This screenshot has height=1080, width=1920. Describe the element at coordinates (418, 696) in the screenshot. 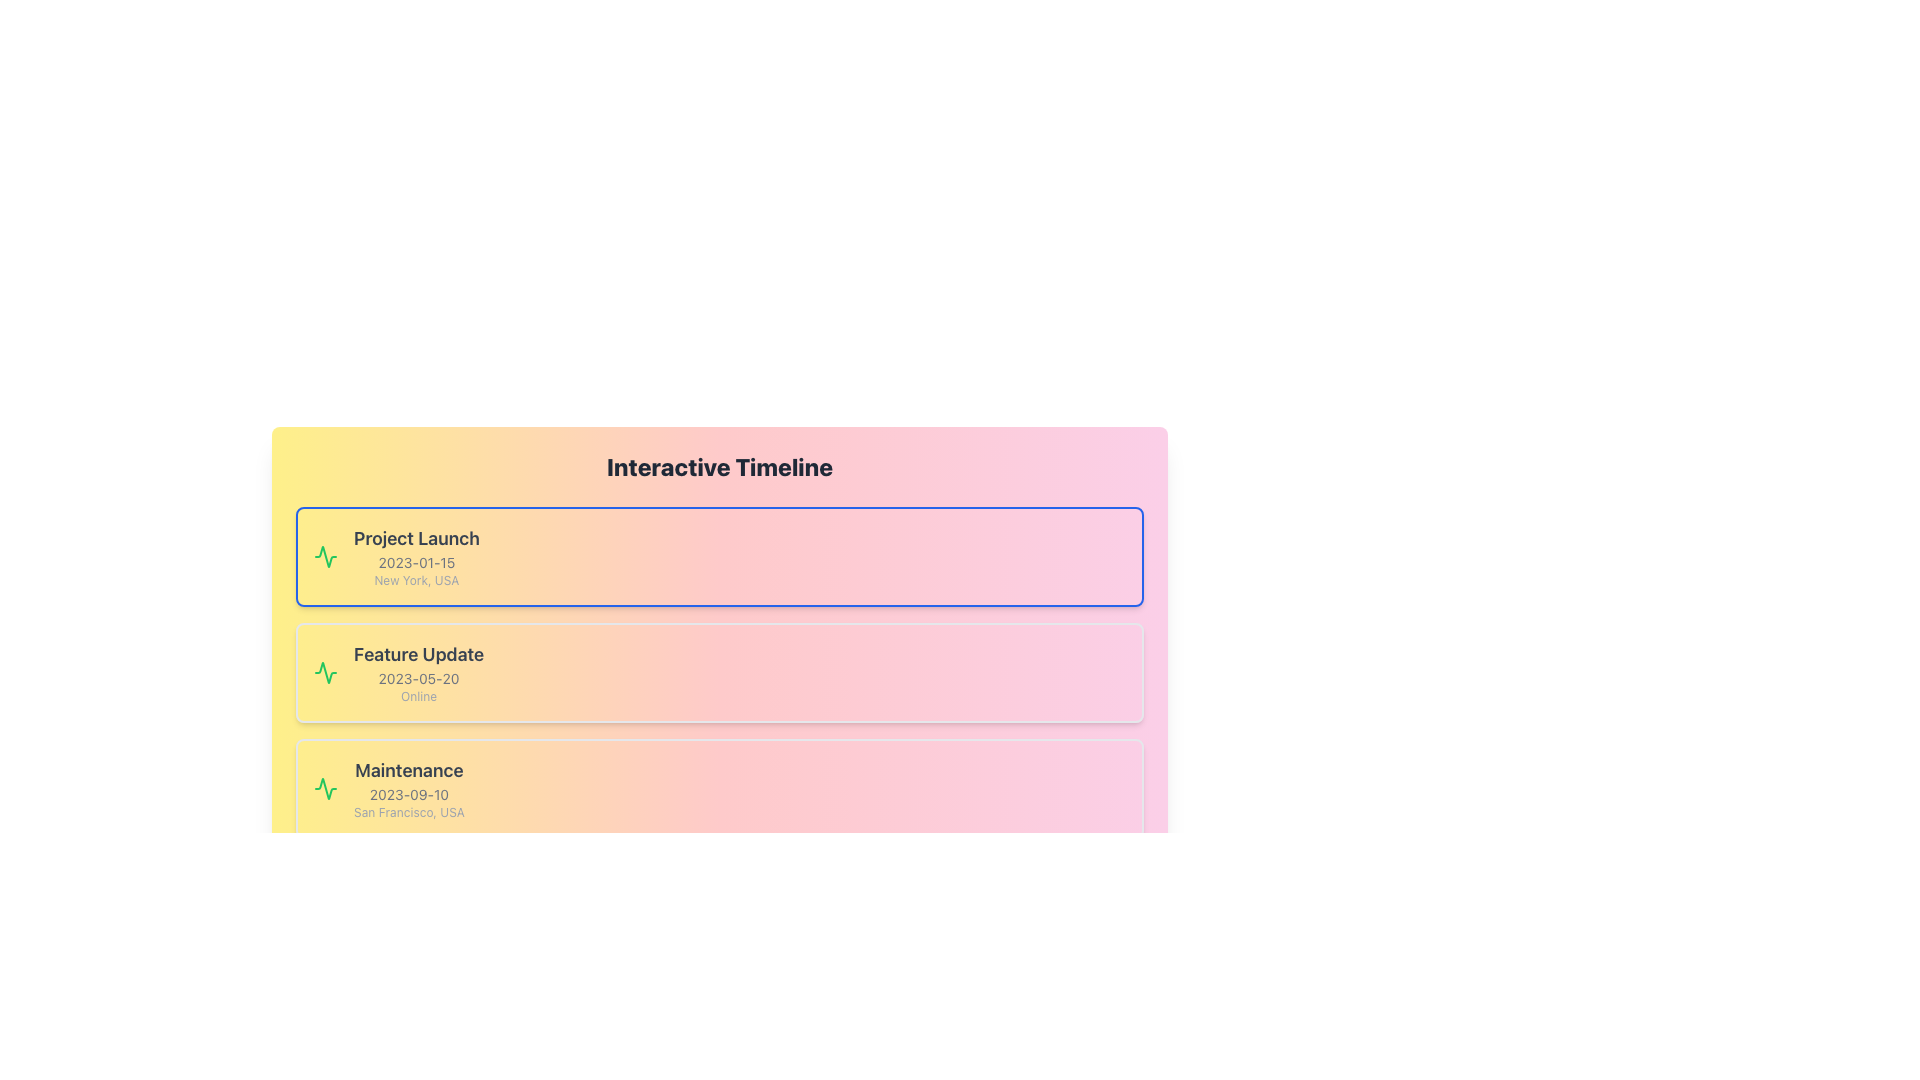

I see `the static text element that displays the word 'Online', which is located beneath the date text in the 'Feature Update' timeline entry` at that location.